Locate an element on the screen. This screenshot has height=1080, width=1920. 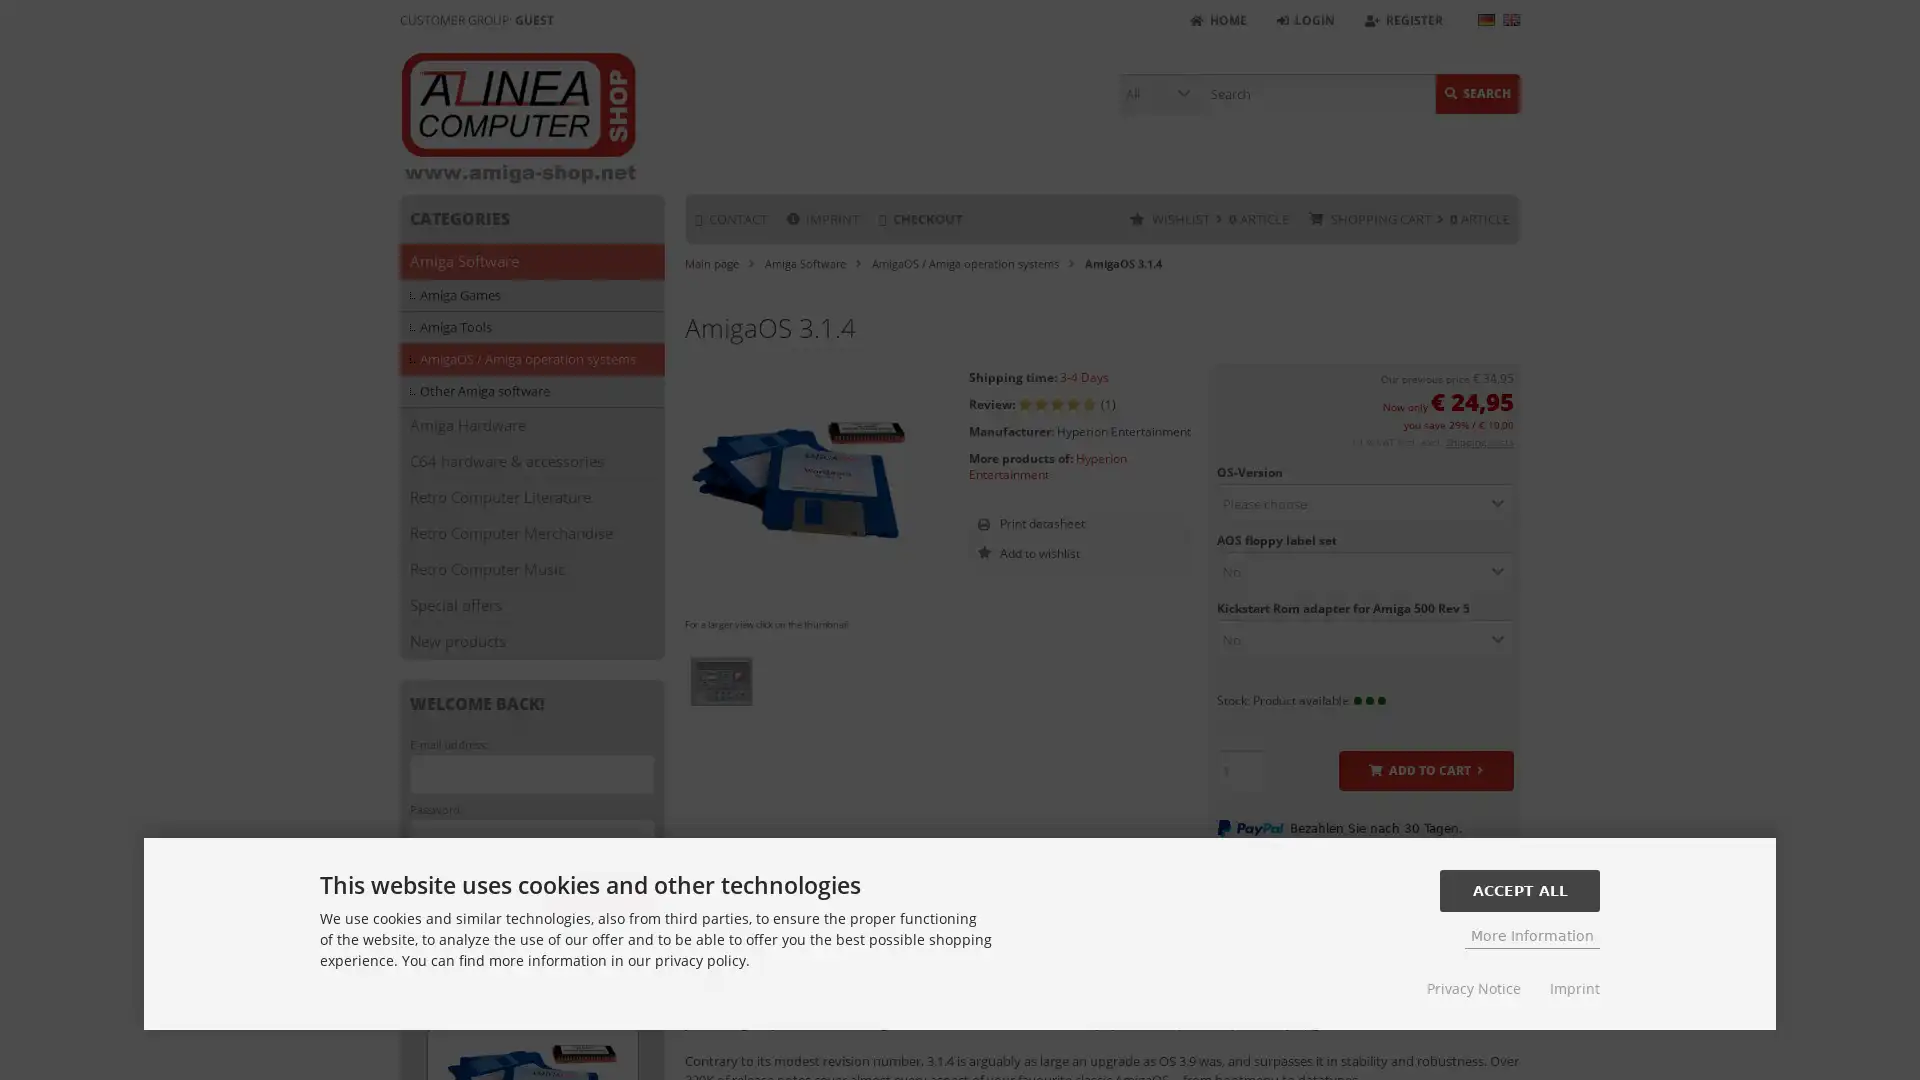
All All is located at coordinates (1160, 93).